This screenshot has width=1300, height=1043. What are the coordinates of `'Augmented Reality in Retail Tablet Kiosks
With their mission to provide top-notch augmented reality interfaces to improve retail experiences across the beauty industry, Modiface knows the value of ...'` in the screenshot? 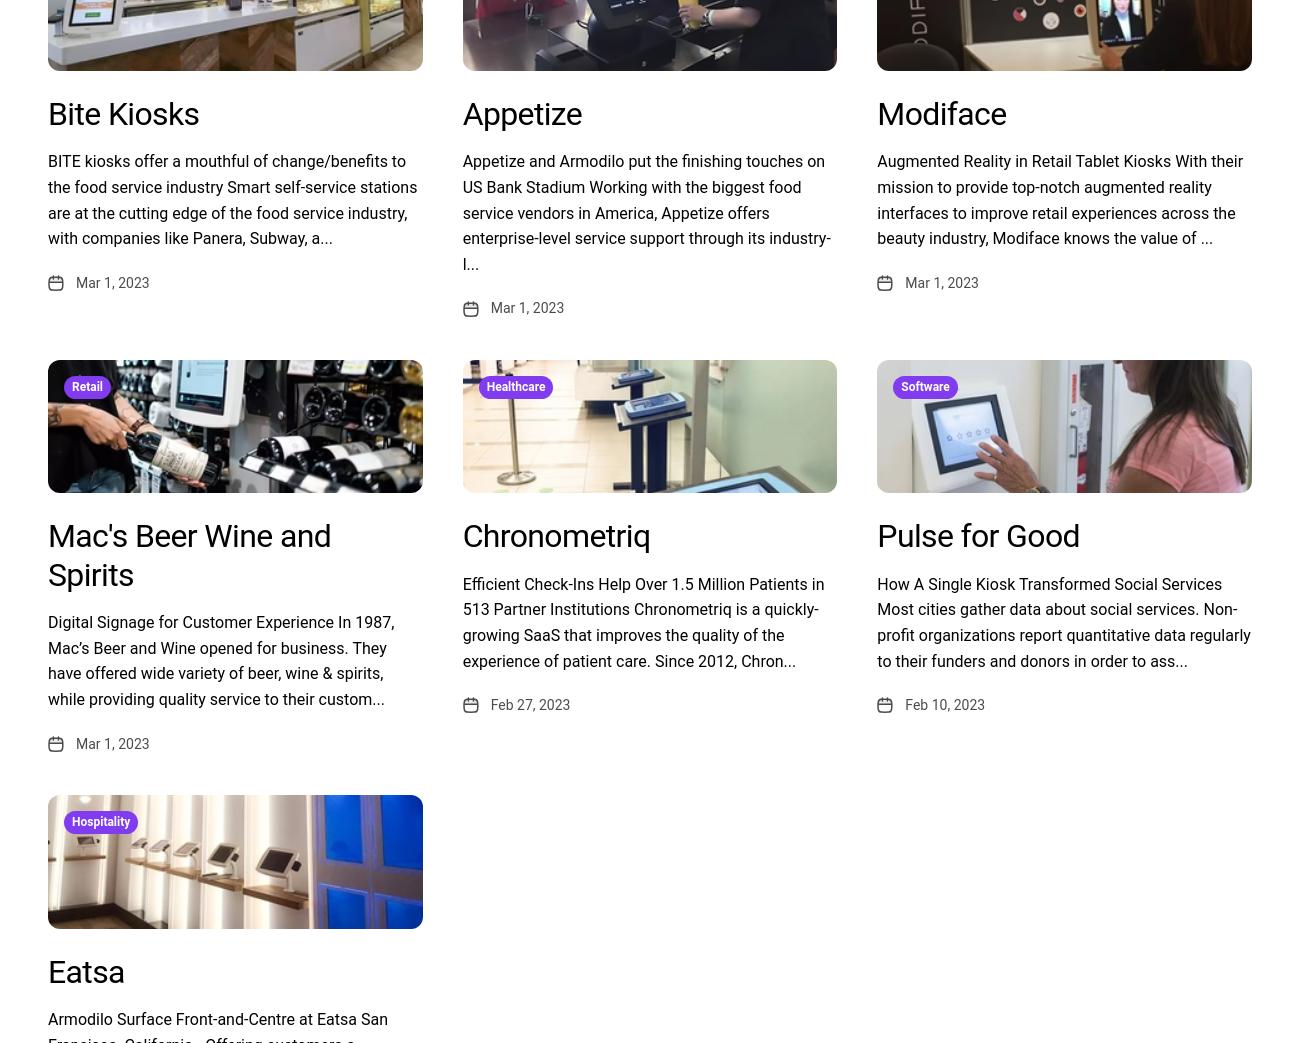 It's located at (875, 199).